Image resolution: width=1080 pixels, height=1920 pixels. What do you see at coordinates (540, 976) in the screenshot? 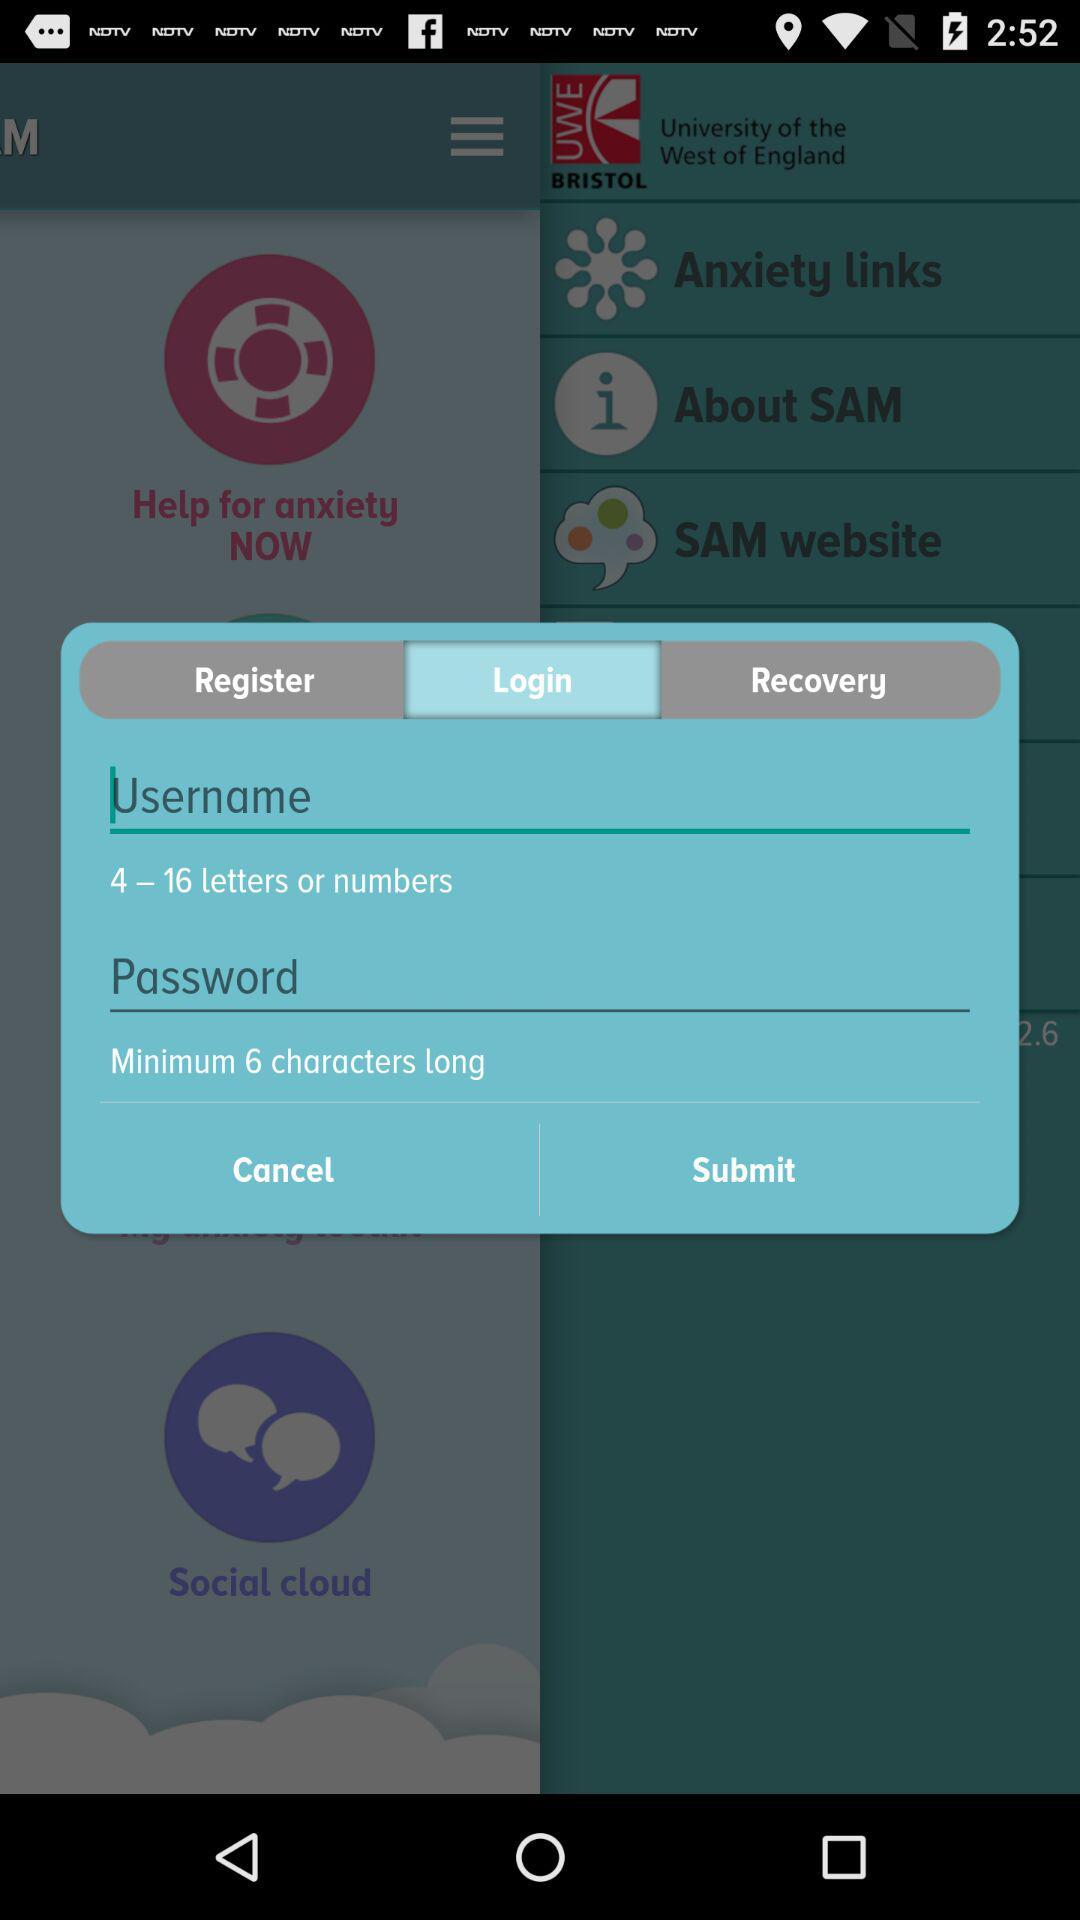
I see `the icon below 4 16 letters` at bounding box center [540, 976].